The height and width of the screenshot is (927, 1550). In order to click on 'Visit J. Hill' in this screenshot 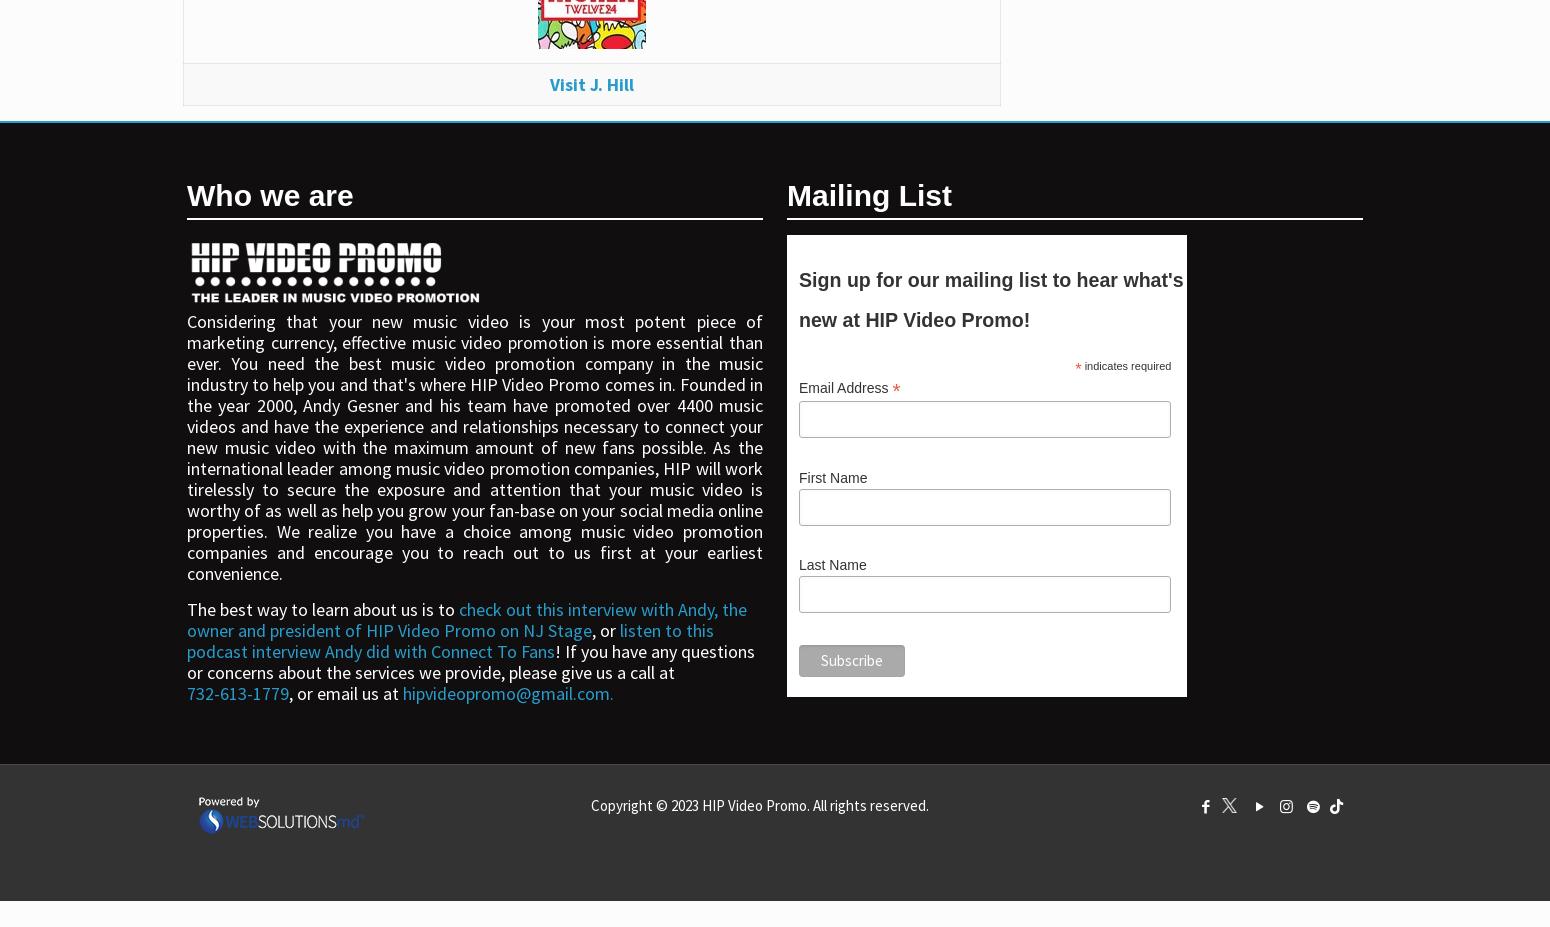, I will do `click(591, 82)`.